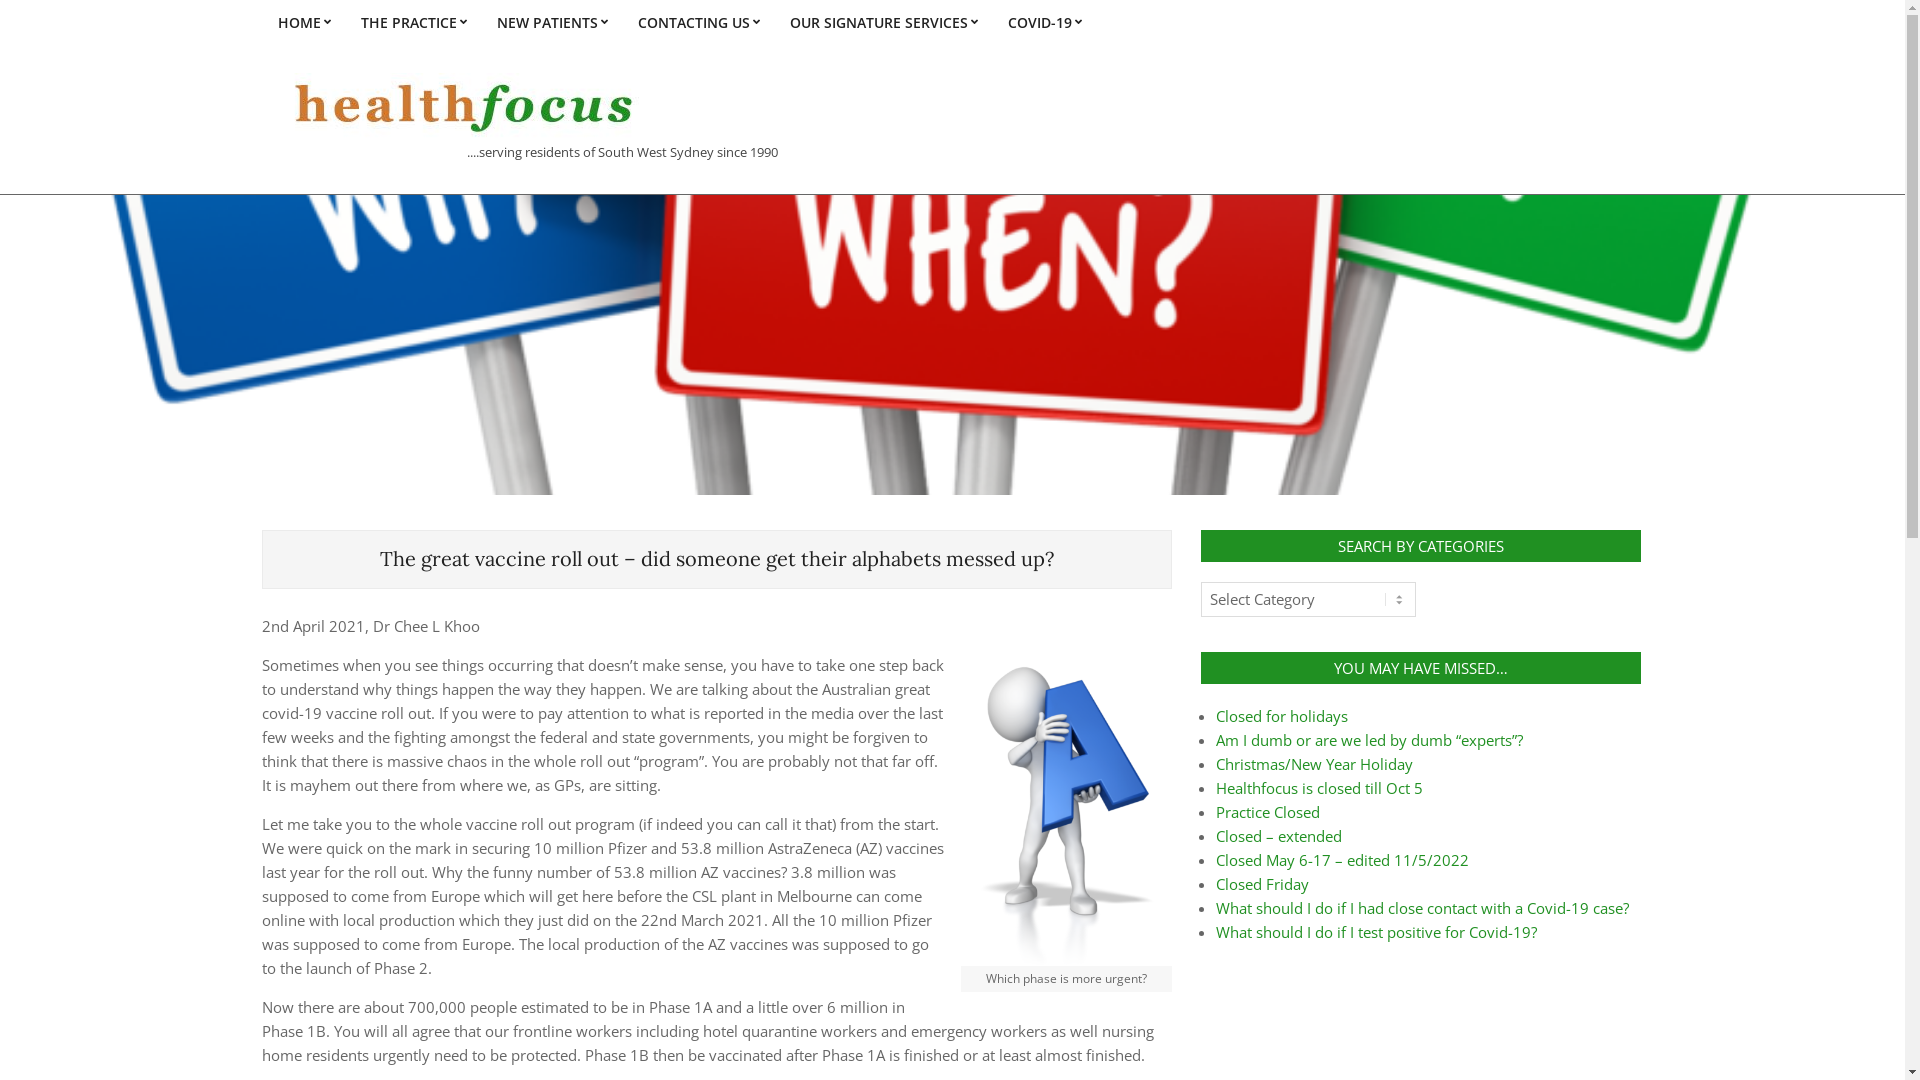 The image size is (1920, 1080). Describe the element at coordinates (882, 22) in the screenshot. I see `'OUR SIGNATURE SERVICES'` at that location.